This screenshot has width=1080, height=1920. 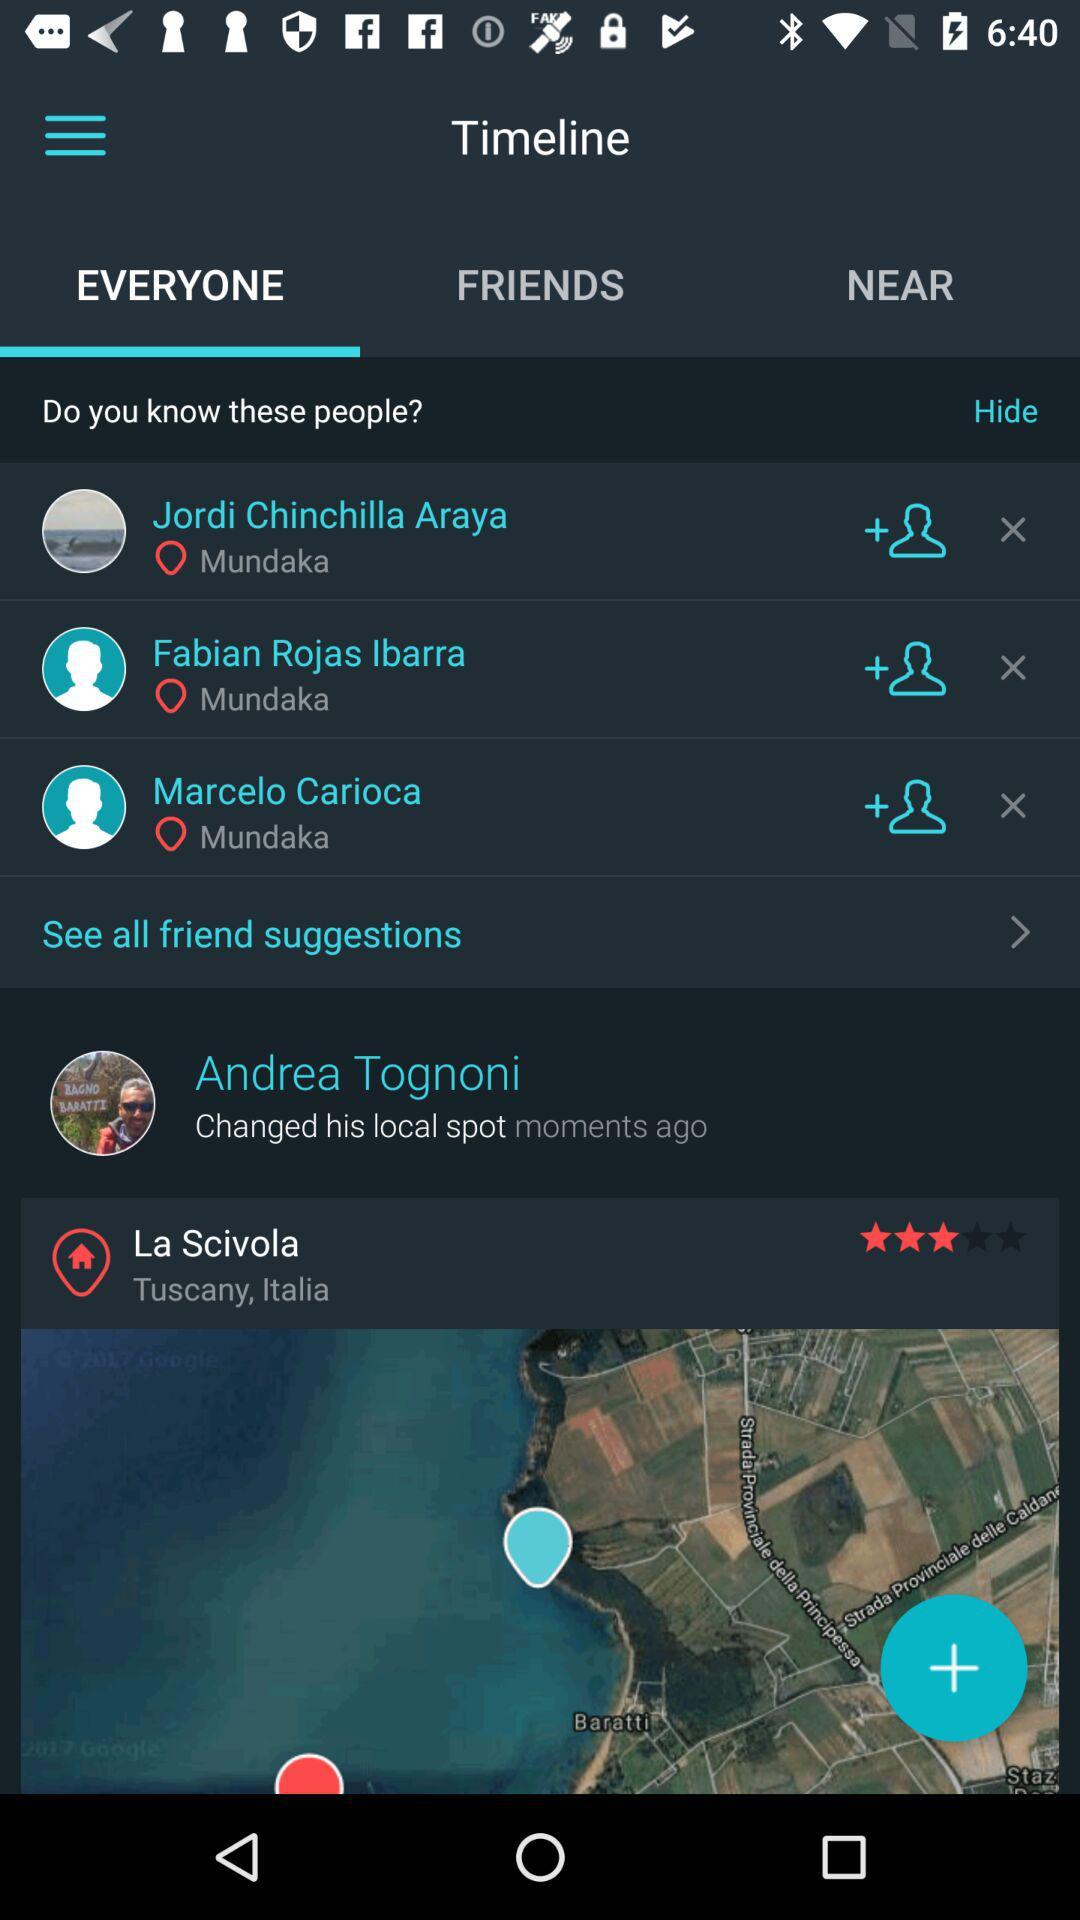 I want to click on see all friend suggestions, so click(x=1021, y=930).